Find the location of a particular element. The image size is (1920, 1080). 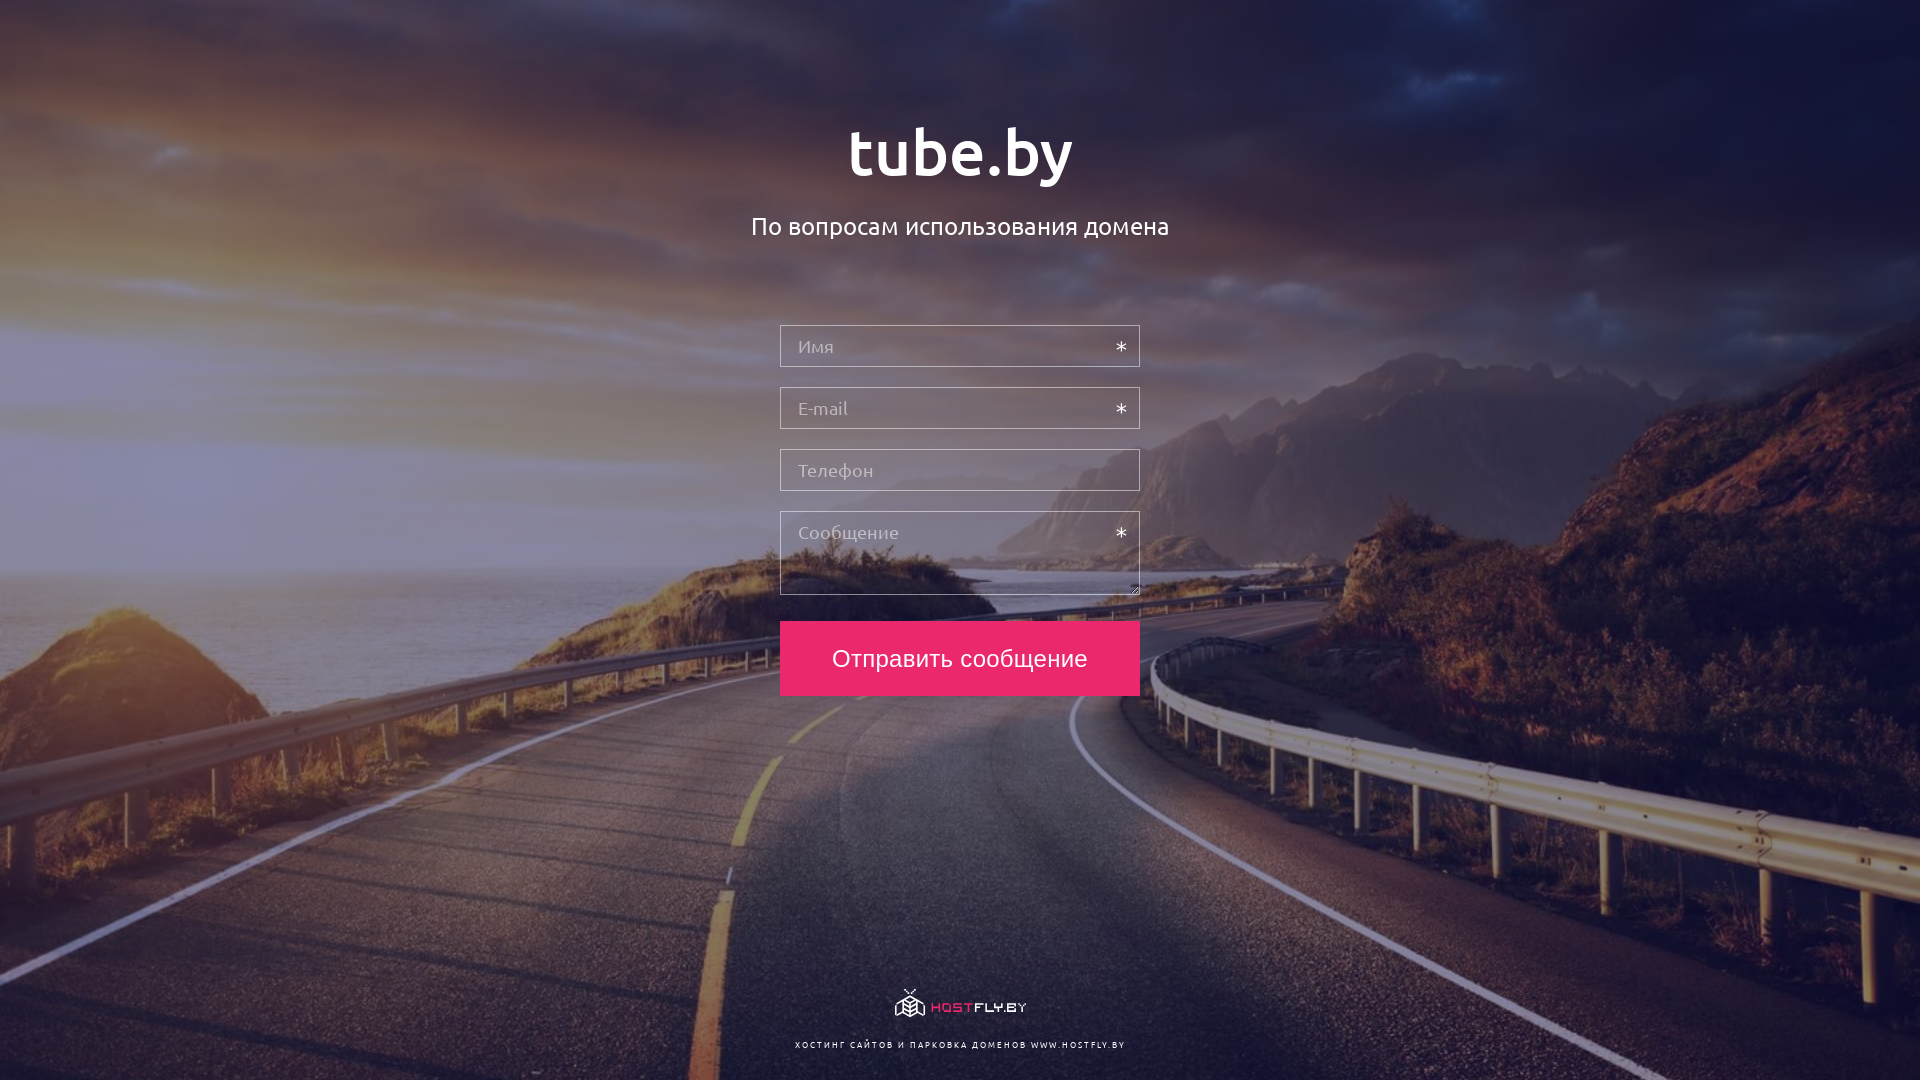

'WWW.HOSTFLY.BY' is located at coordinates (1076, 1043).